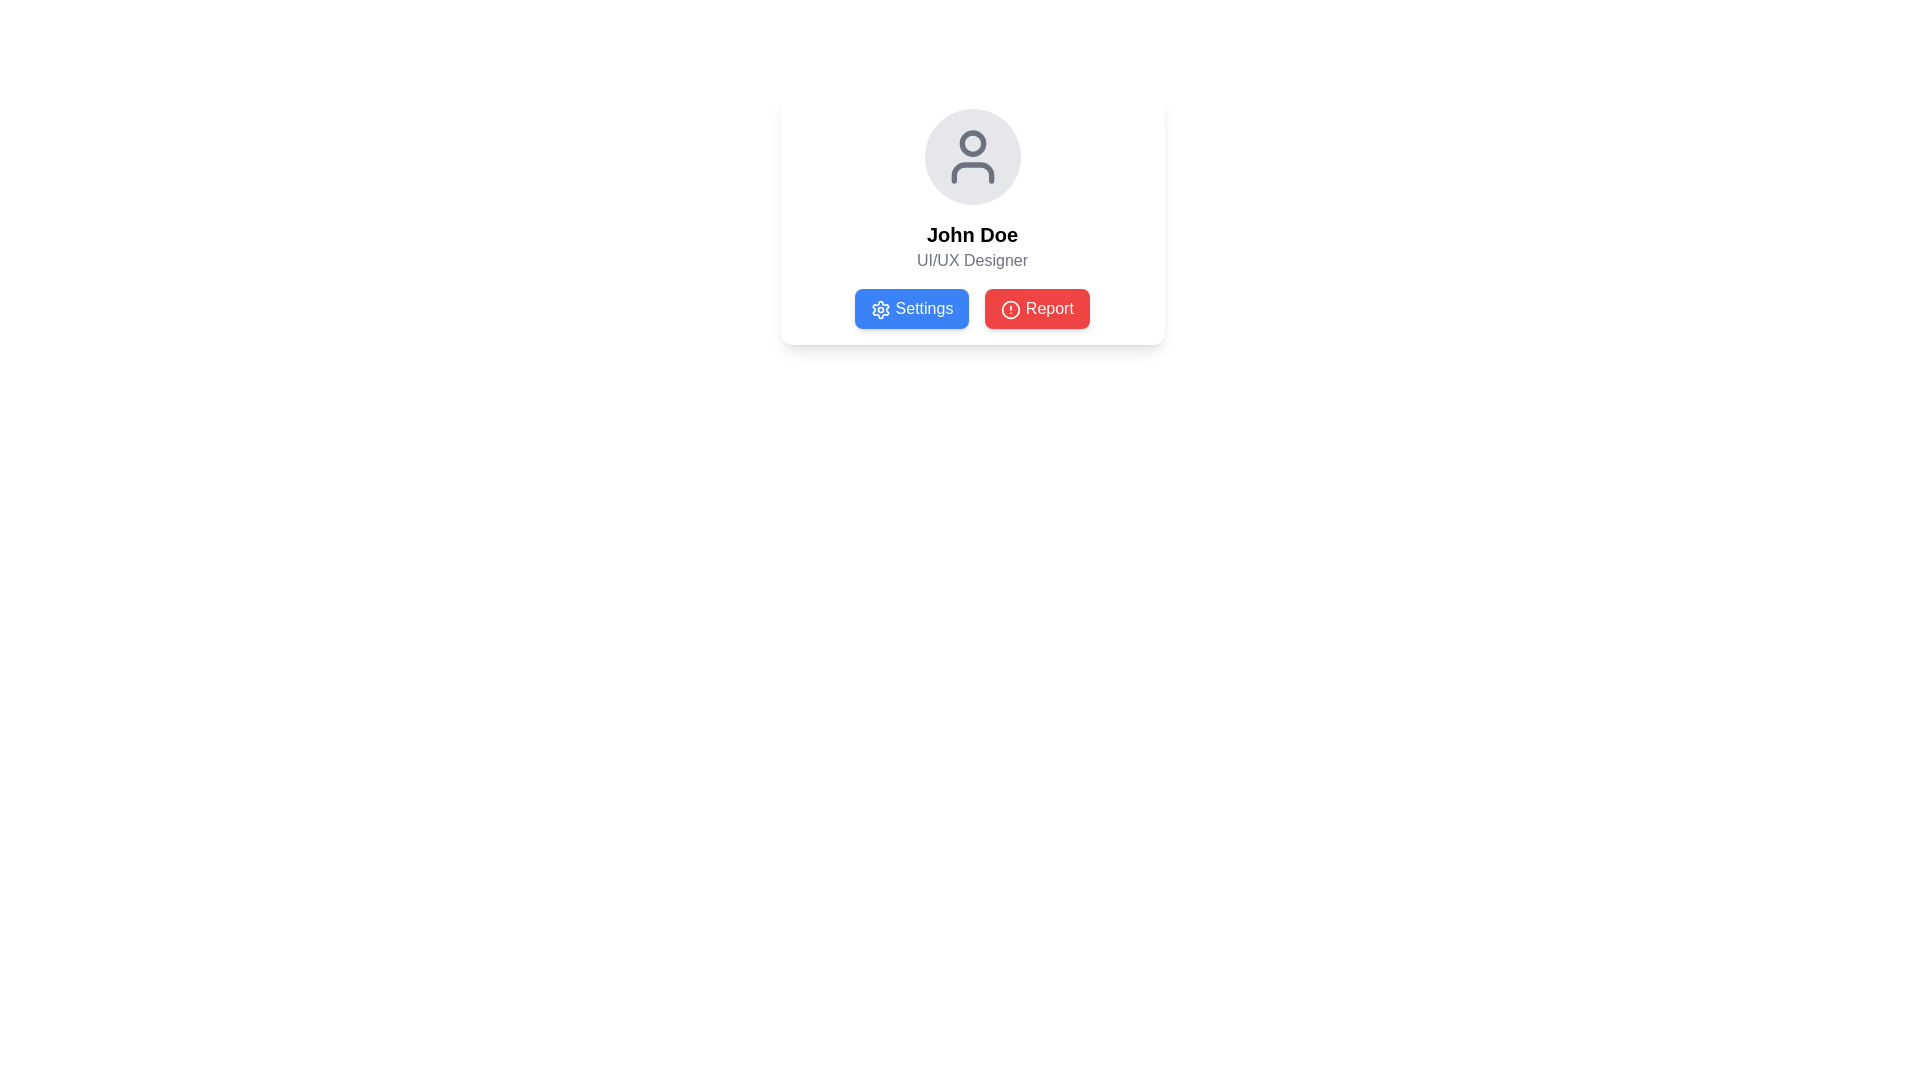  Describe the element at coordinates (972, 156) in the screenshot. I see `the user account icon, which is represented as a circular gray background located above the text displaying 'John Doe' and 'UI/UX Designer'` at that location.